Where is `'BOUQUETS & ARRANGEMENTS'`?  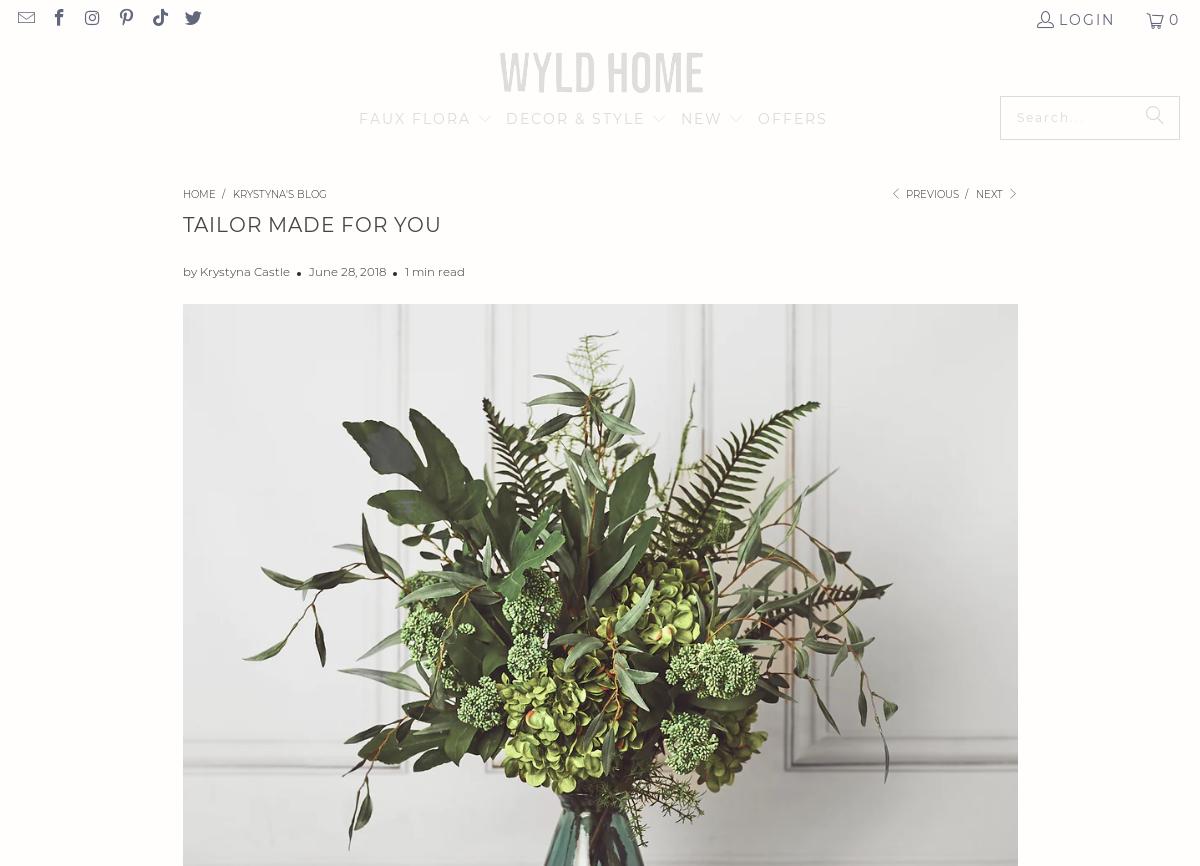
'BOUQUETS & ARRANGEMENTS' is located at coordinates (378, 234).